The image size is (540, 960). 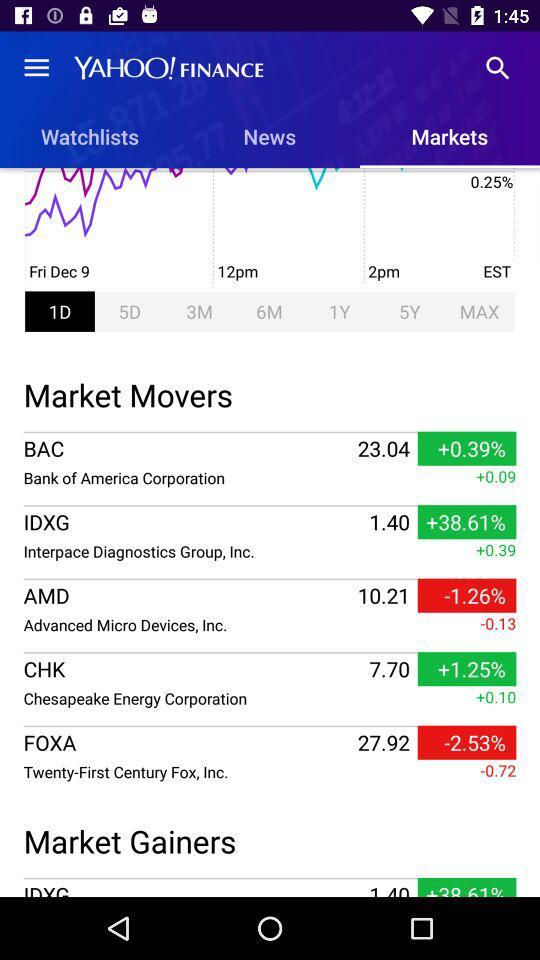 I want to click on the icon next to the 23.04 item, so click(x=188, y=477).